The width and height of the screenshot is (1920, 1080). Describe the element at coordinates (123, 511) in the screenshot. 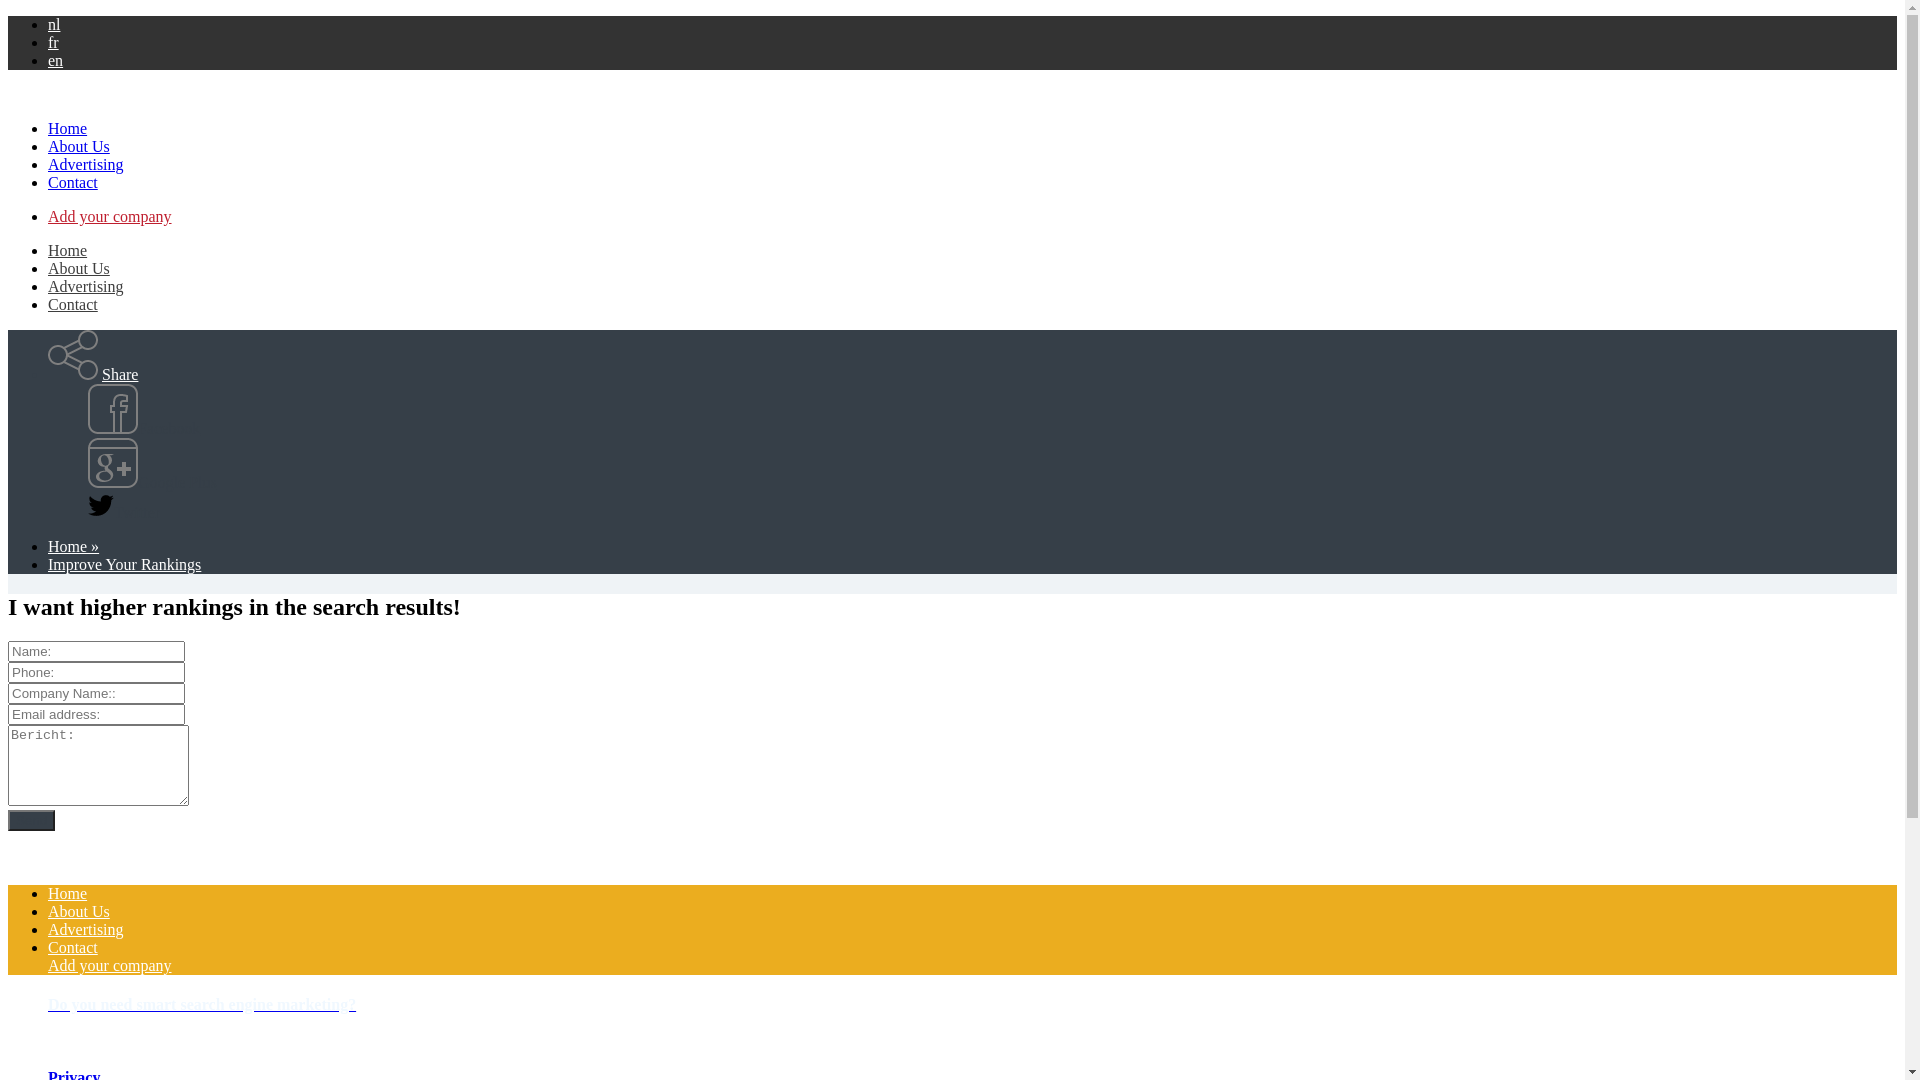

I see `'Twitter'` at that location.